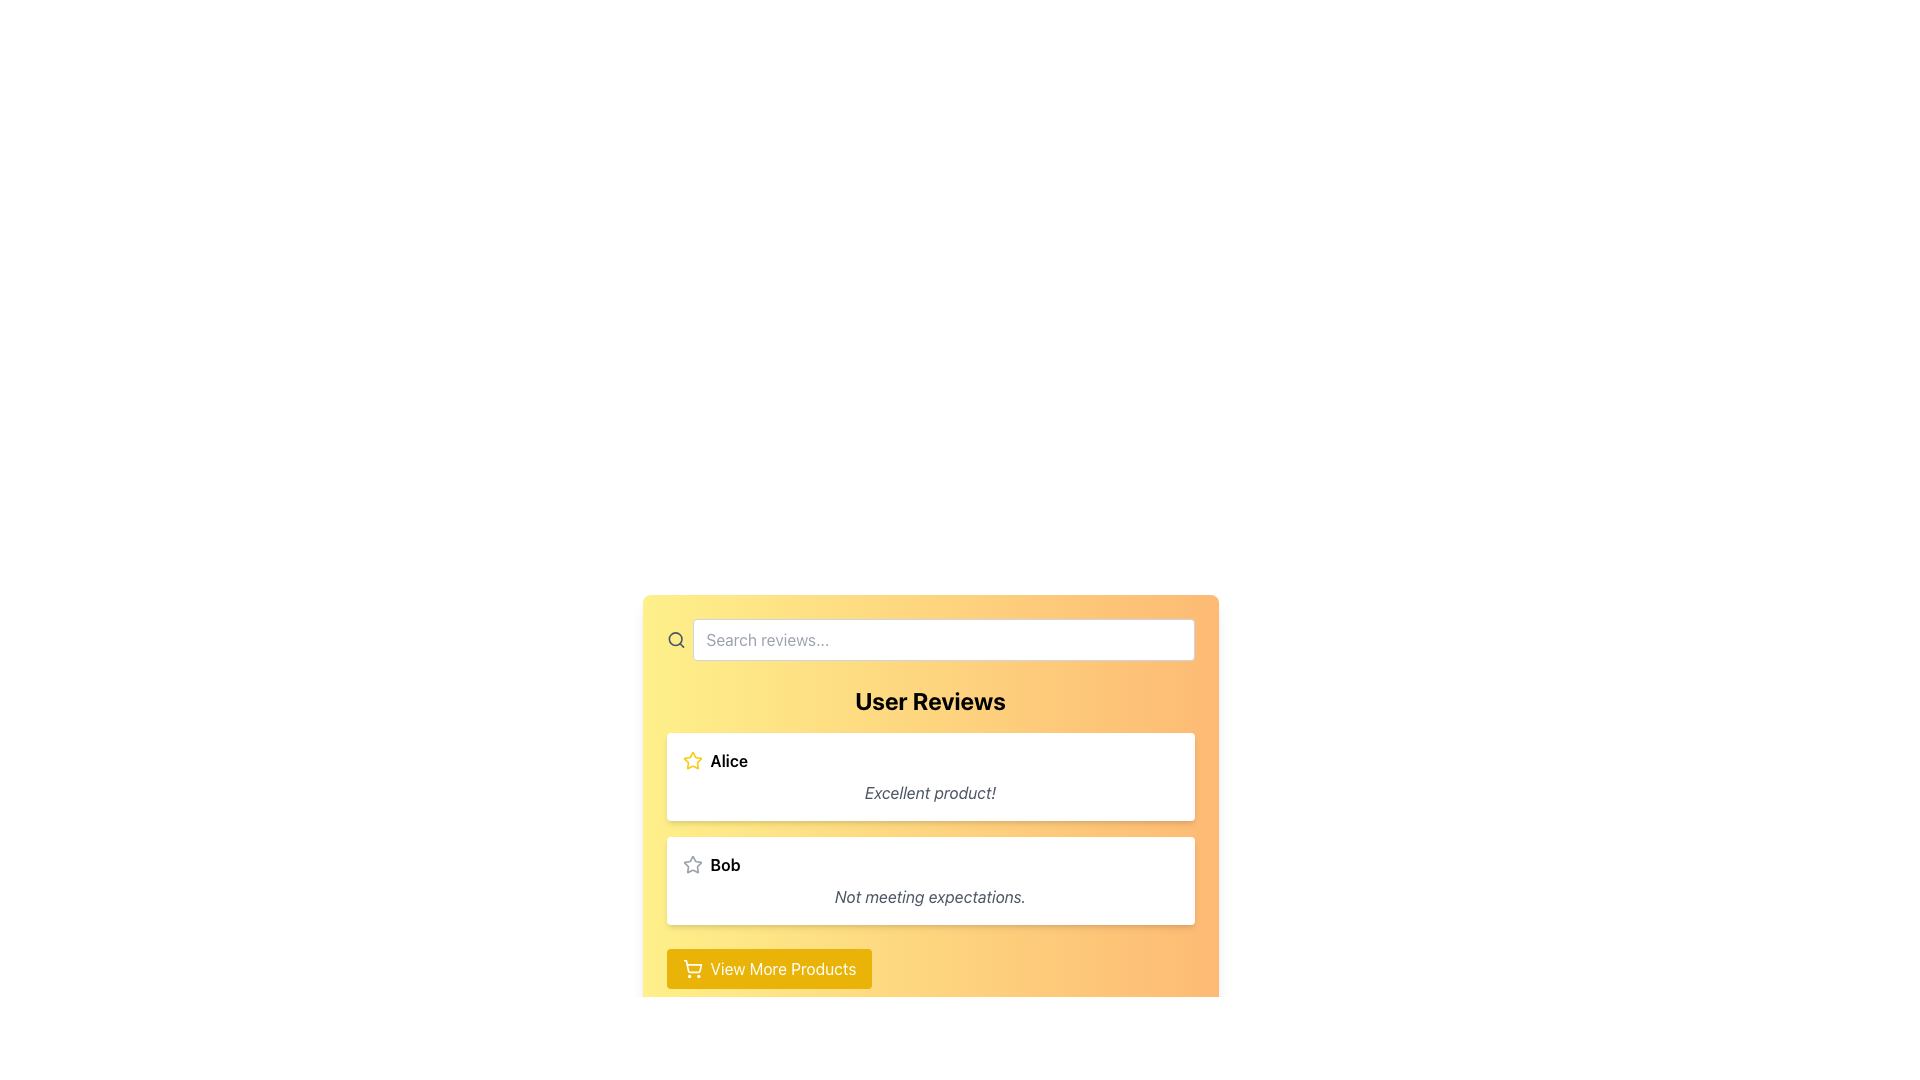 This screenshot has width=1920, height=1080. I want to click on the shopping cart icon located inside the 'View More Products' button, which has a yellow background and features a simplistic outline style with a rectangular cart body and two circular wheels, so click(692, 967).